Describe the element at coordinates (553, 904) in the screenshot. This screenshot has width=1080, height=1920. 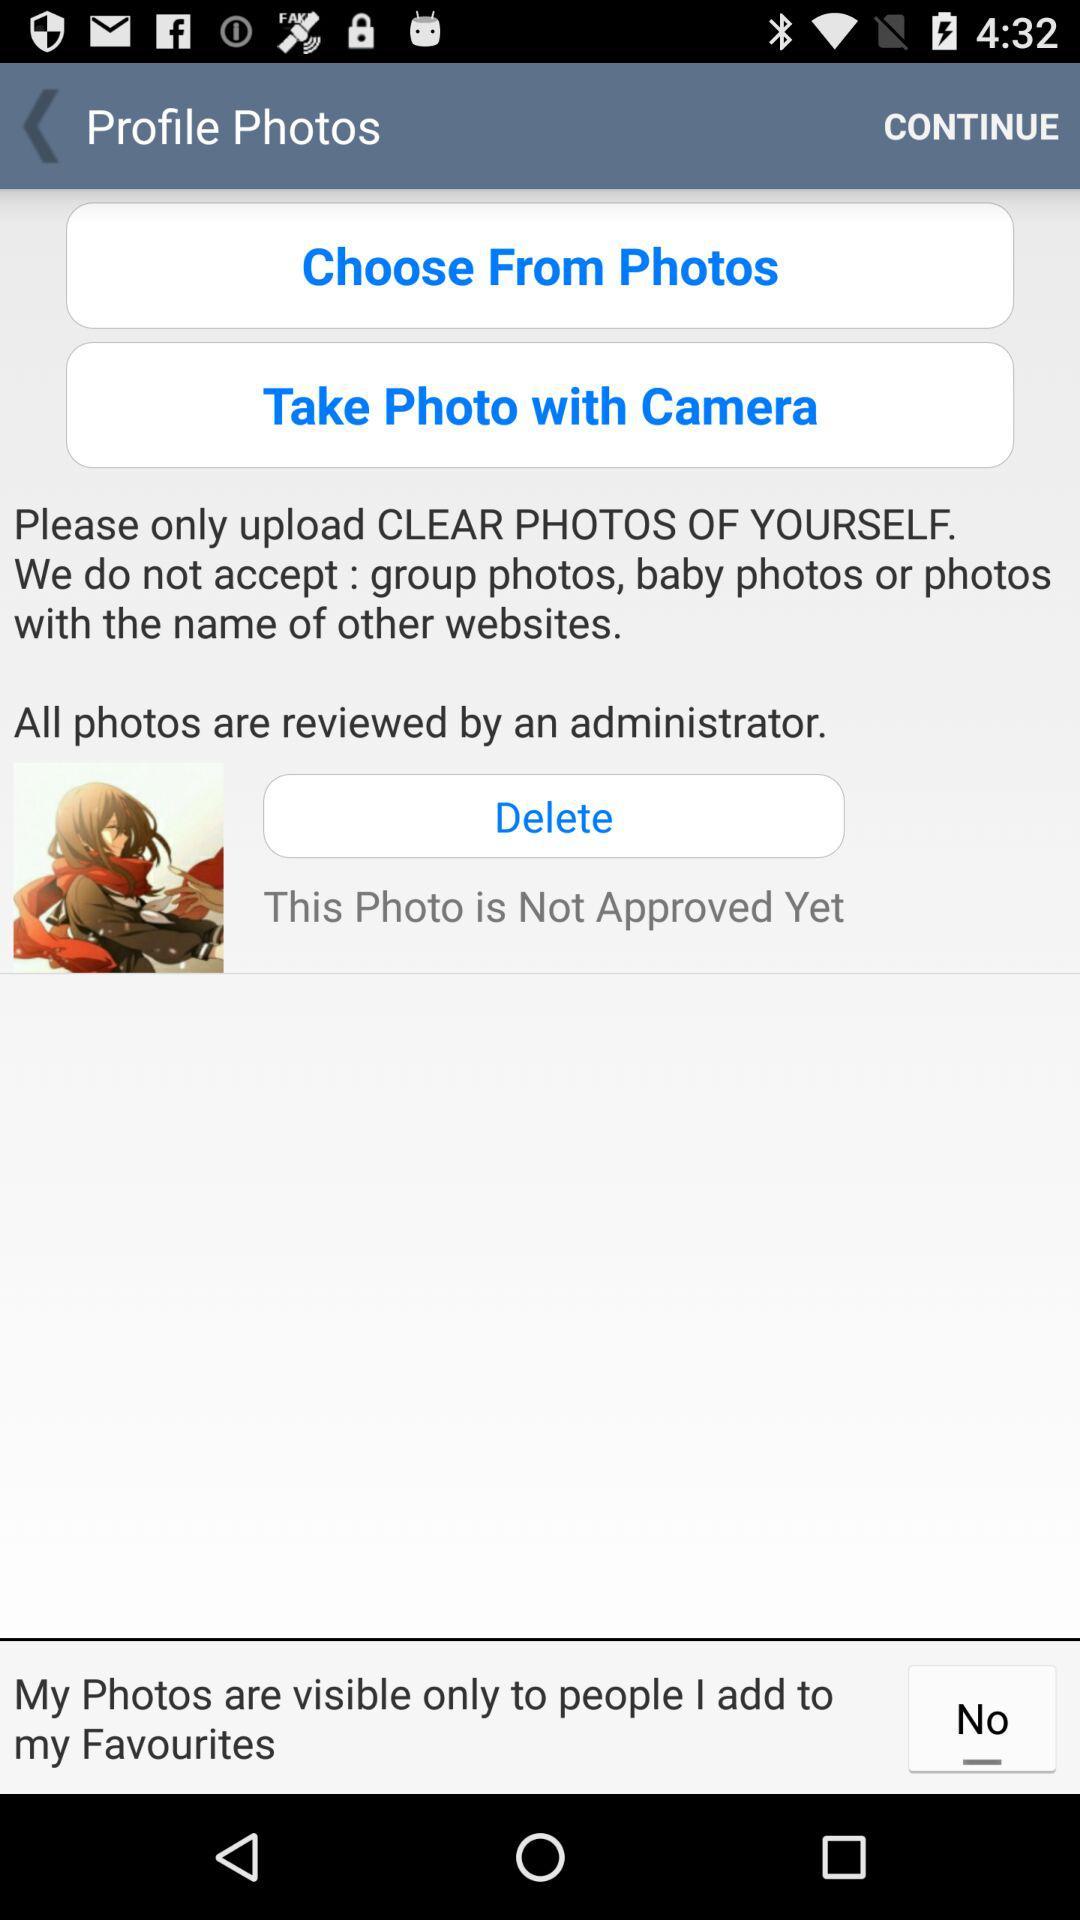
I see `the this photo is app` at that location.